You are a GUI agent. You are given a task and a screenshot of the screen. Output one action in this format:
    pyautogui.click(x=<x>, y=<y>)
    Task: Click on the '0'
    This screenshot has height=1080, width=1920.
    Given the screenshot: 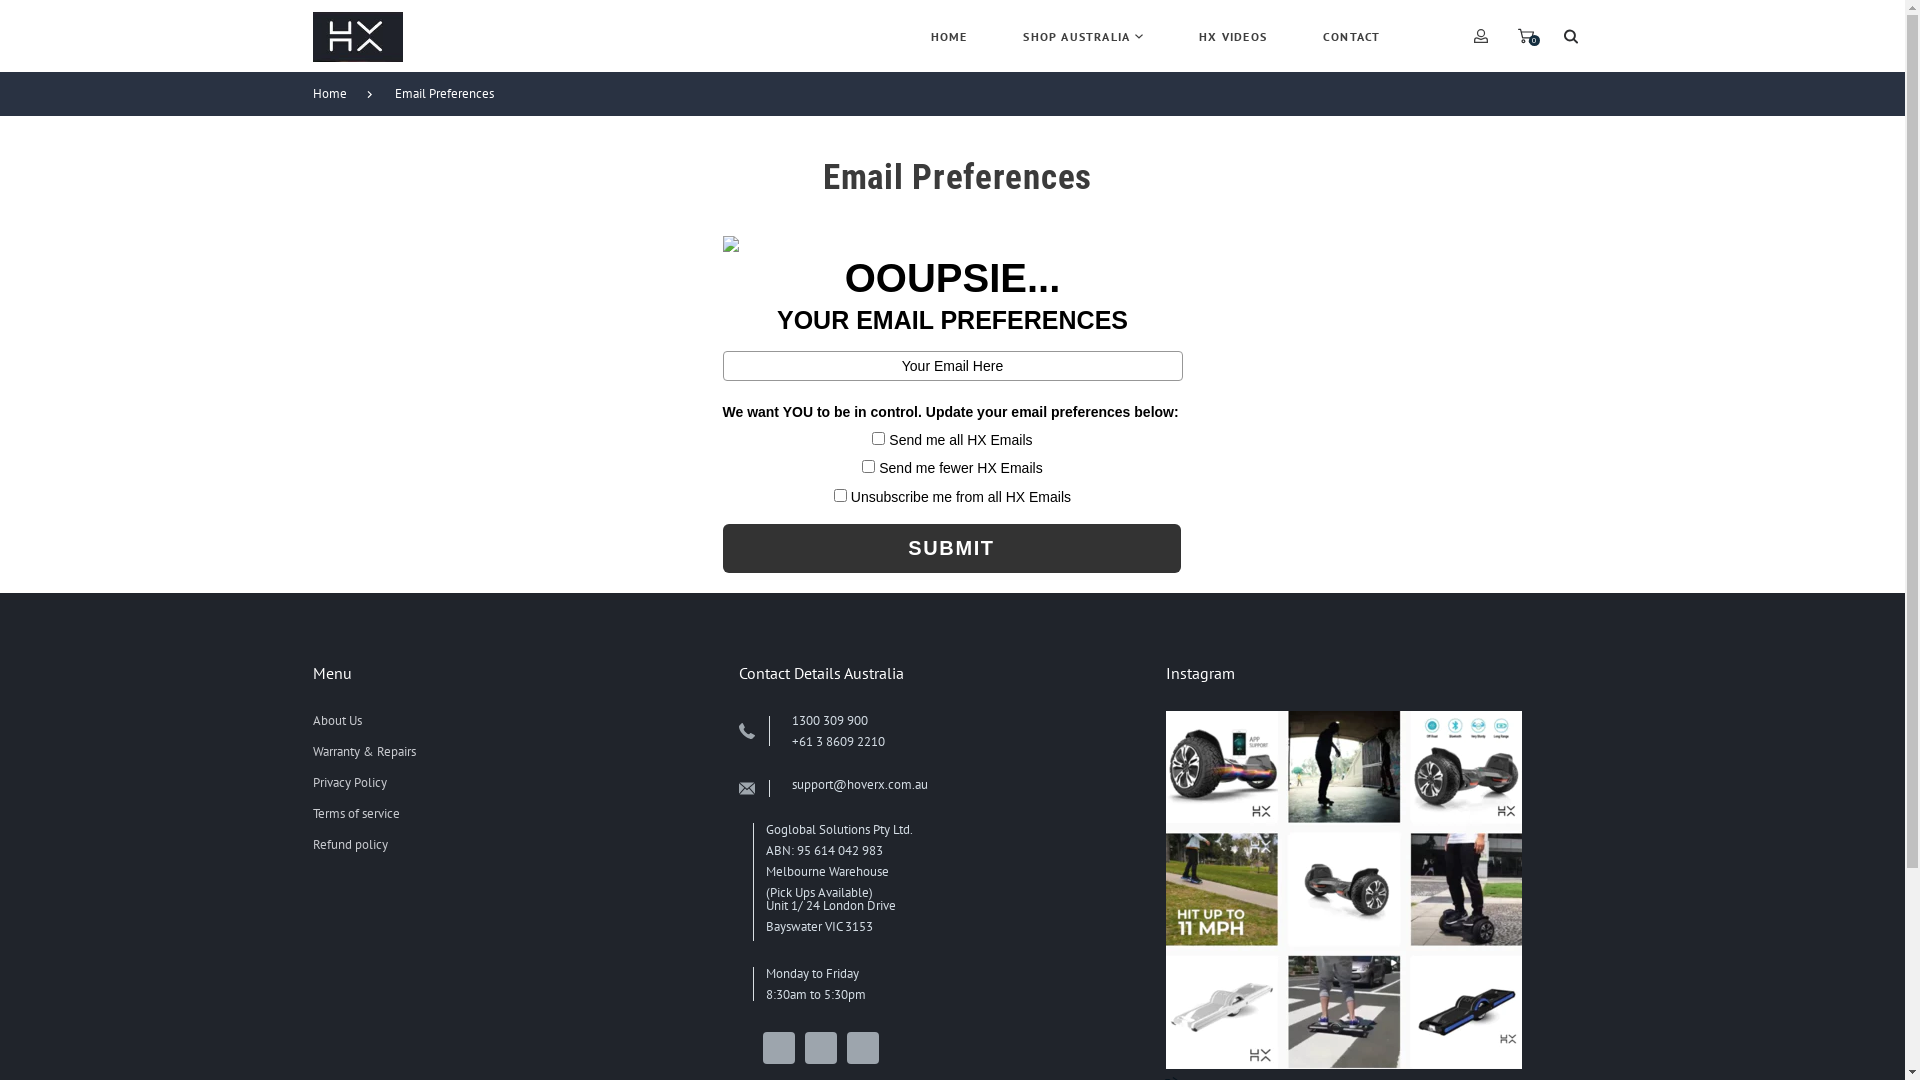 What is the action you would take?
    pyautogui.click(x=1524, y=35)
    